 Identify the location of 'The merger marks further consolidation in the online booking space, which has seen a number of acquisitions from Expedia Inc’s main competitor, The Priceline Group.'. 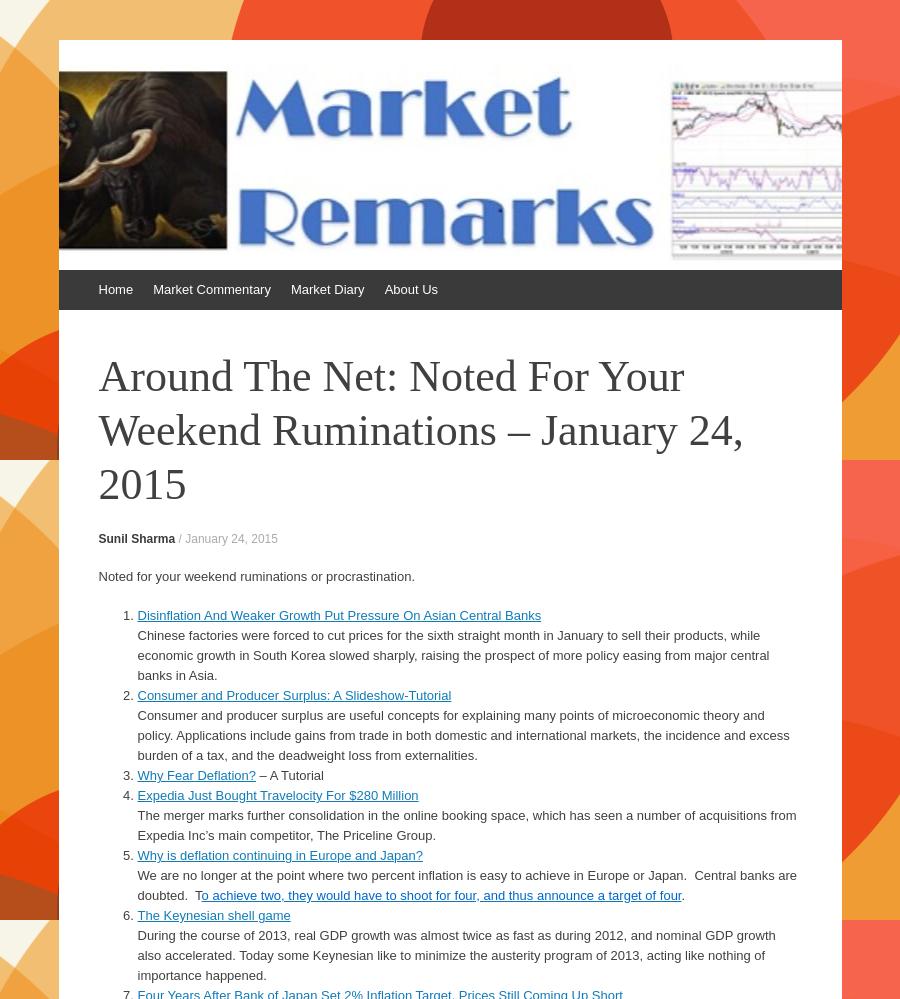
(465, 825).